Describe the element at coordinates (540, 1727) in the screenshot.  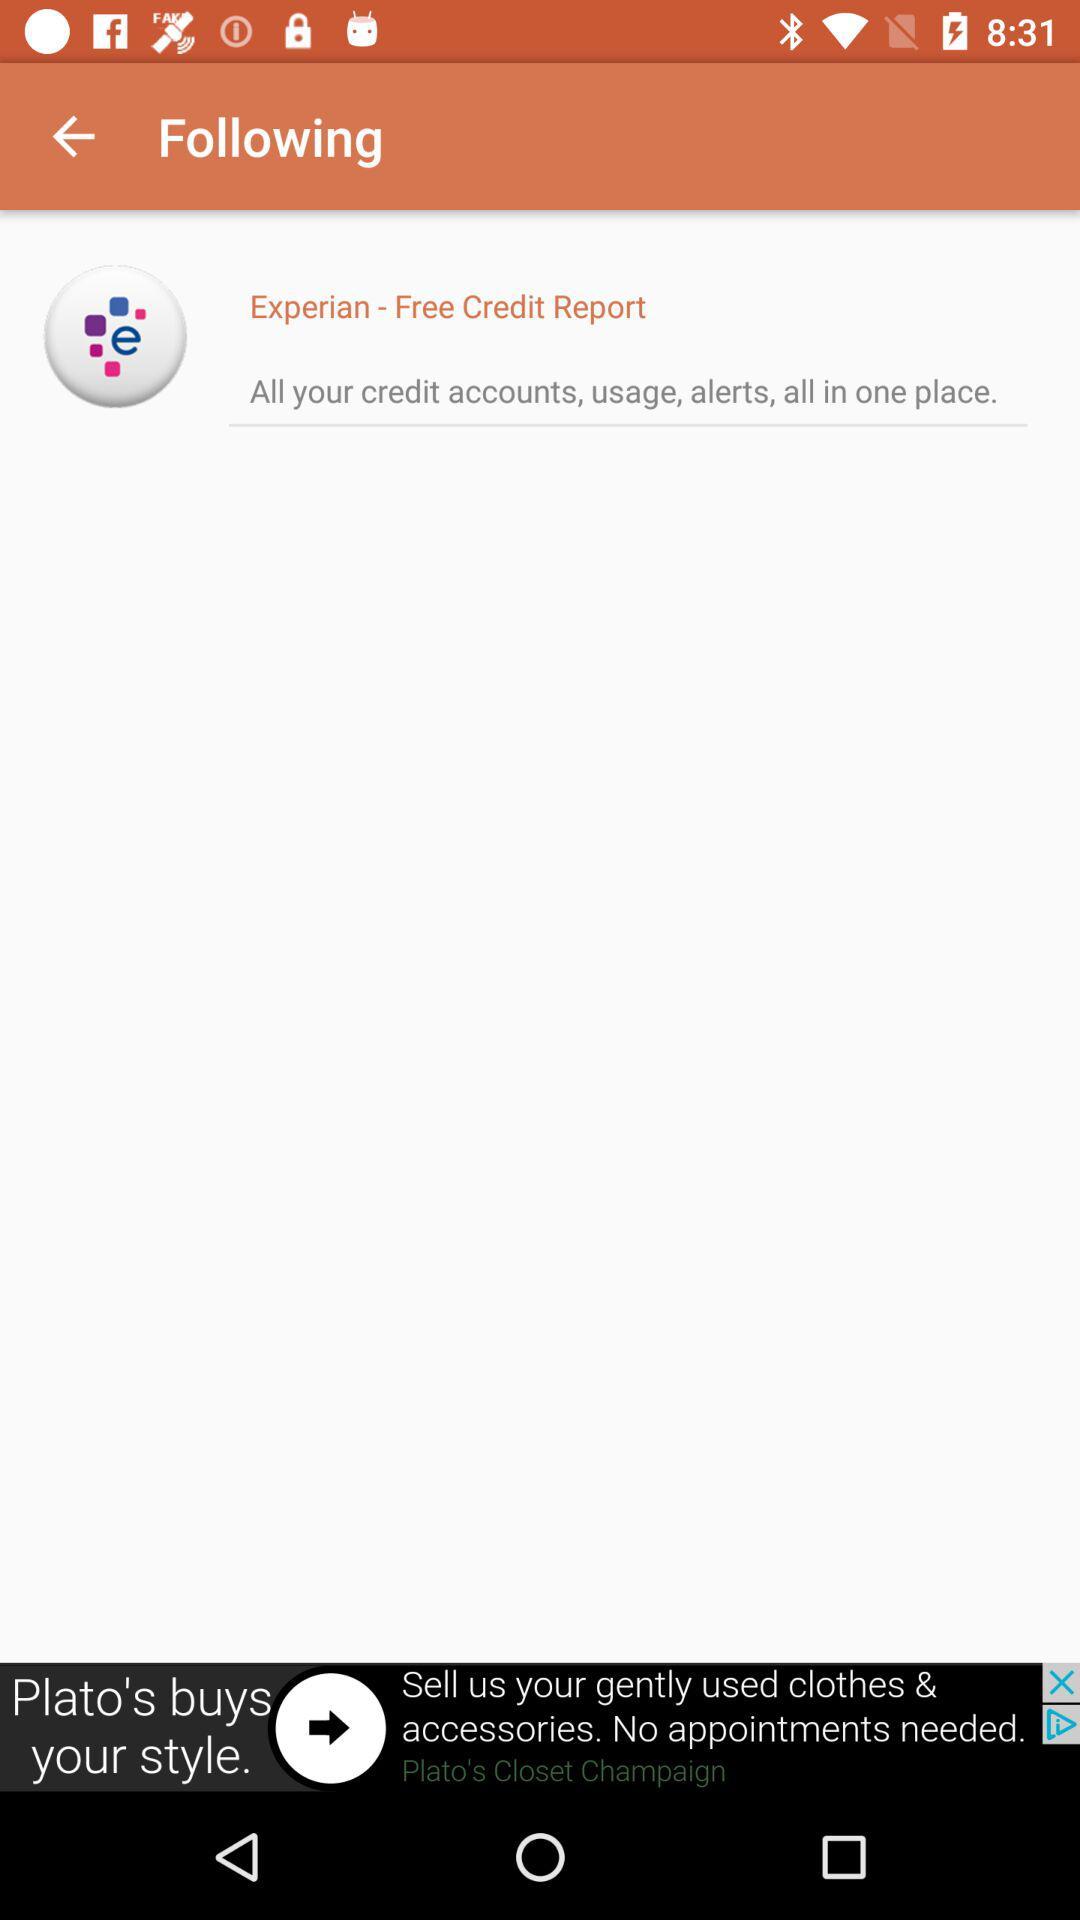
I see `click the advertisement` at that location.